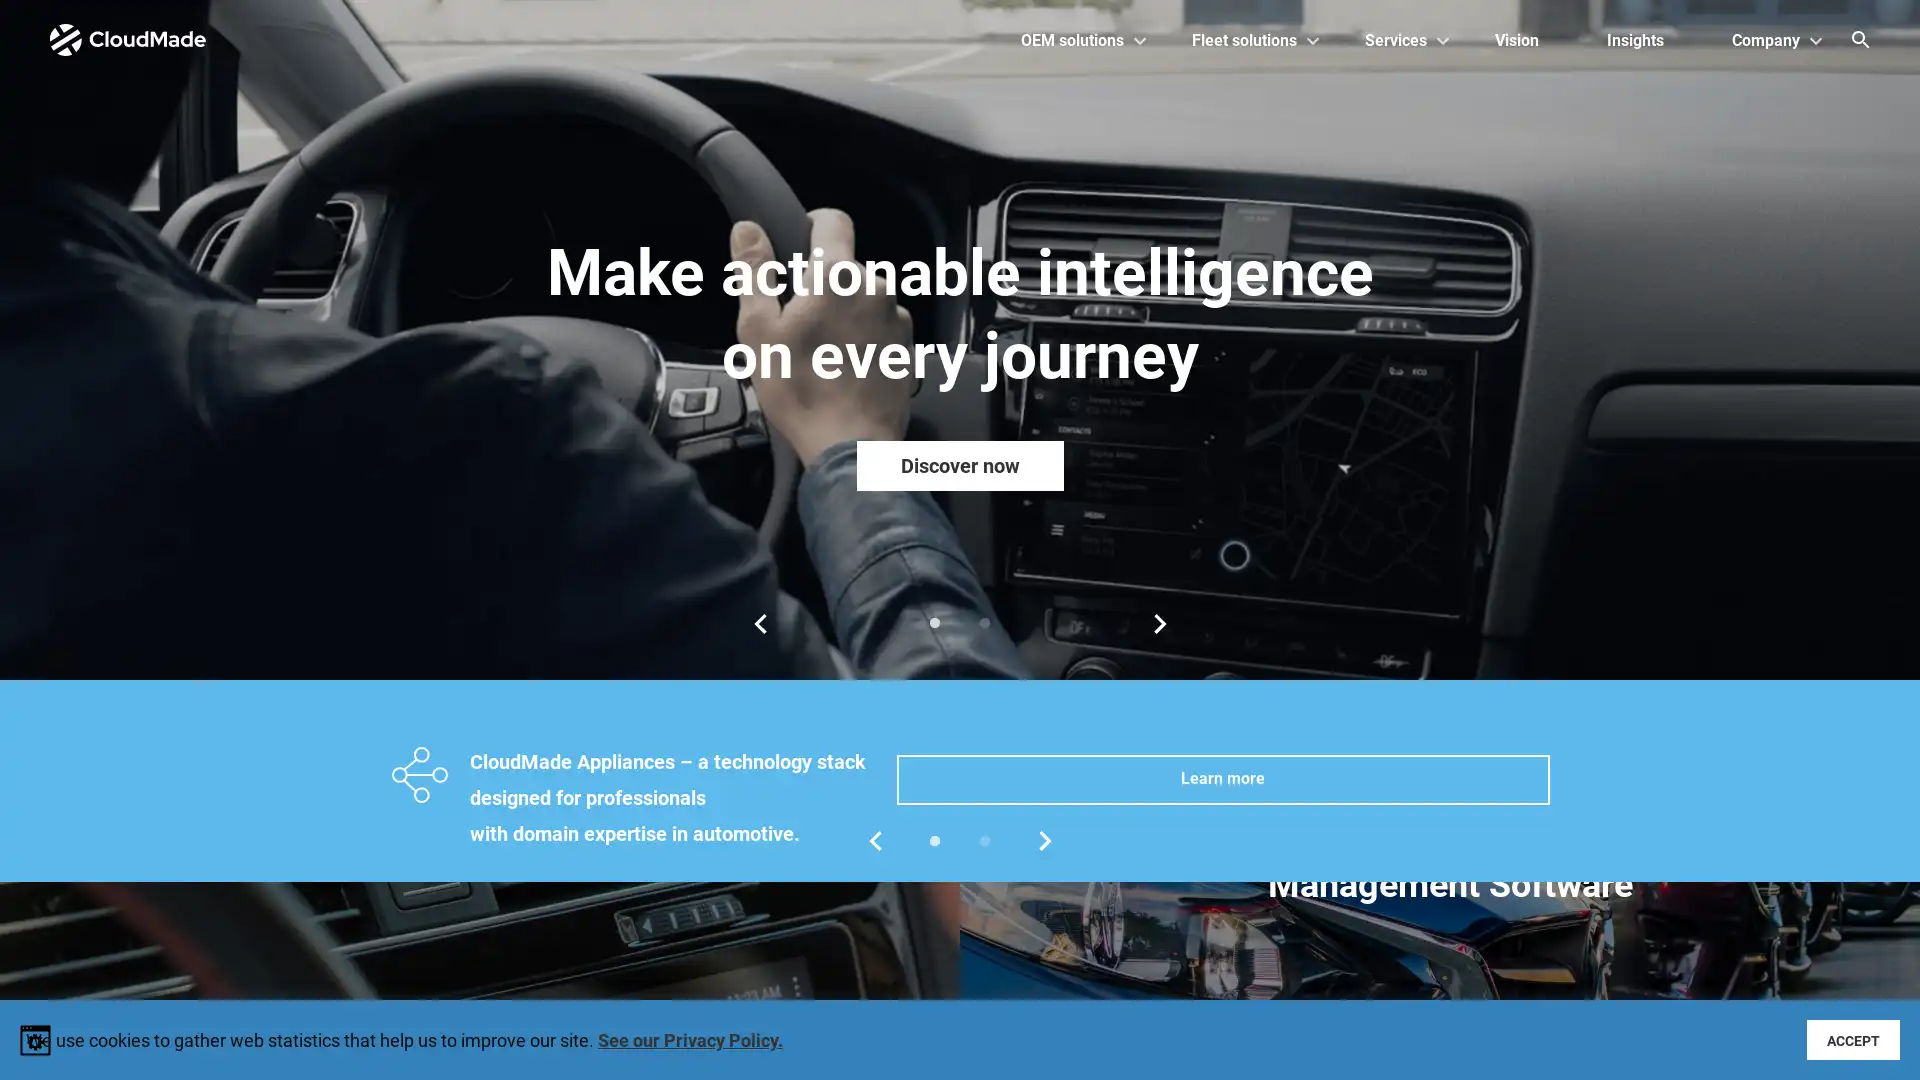 This screenshot has height=1080, width=1920. Describe the element at coordinates (1044, 840) in the screenshot. I see `Next` at that location.